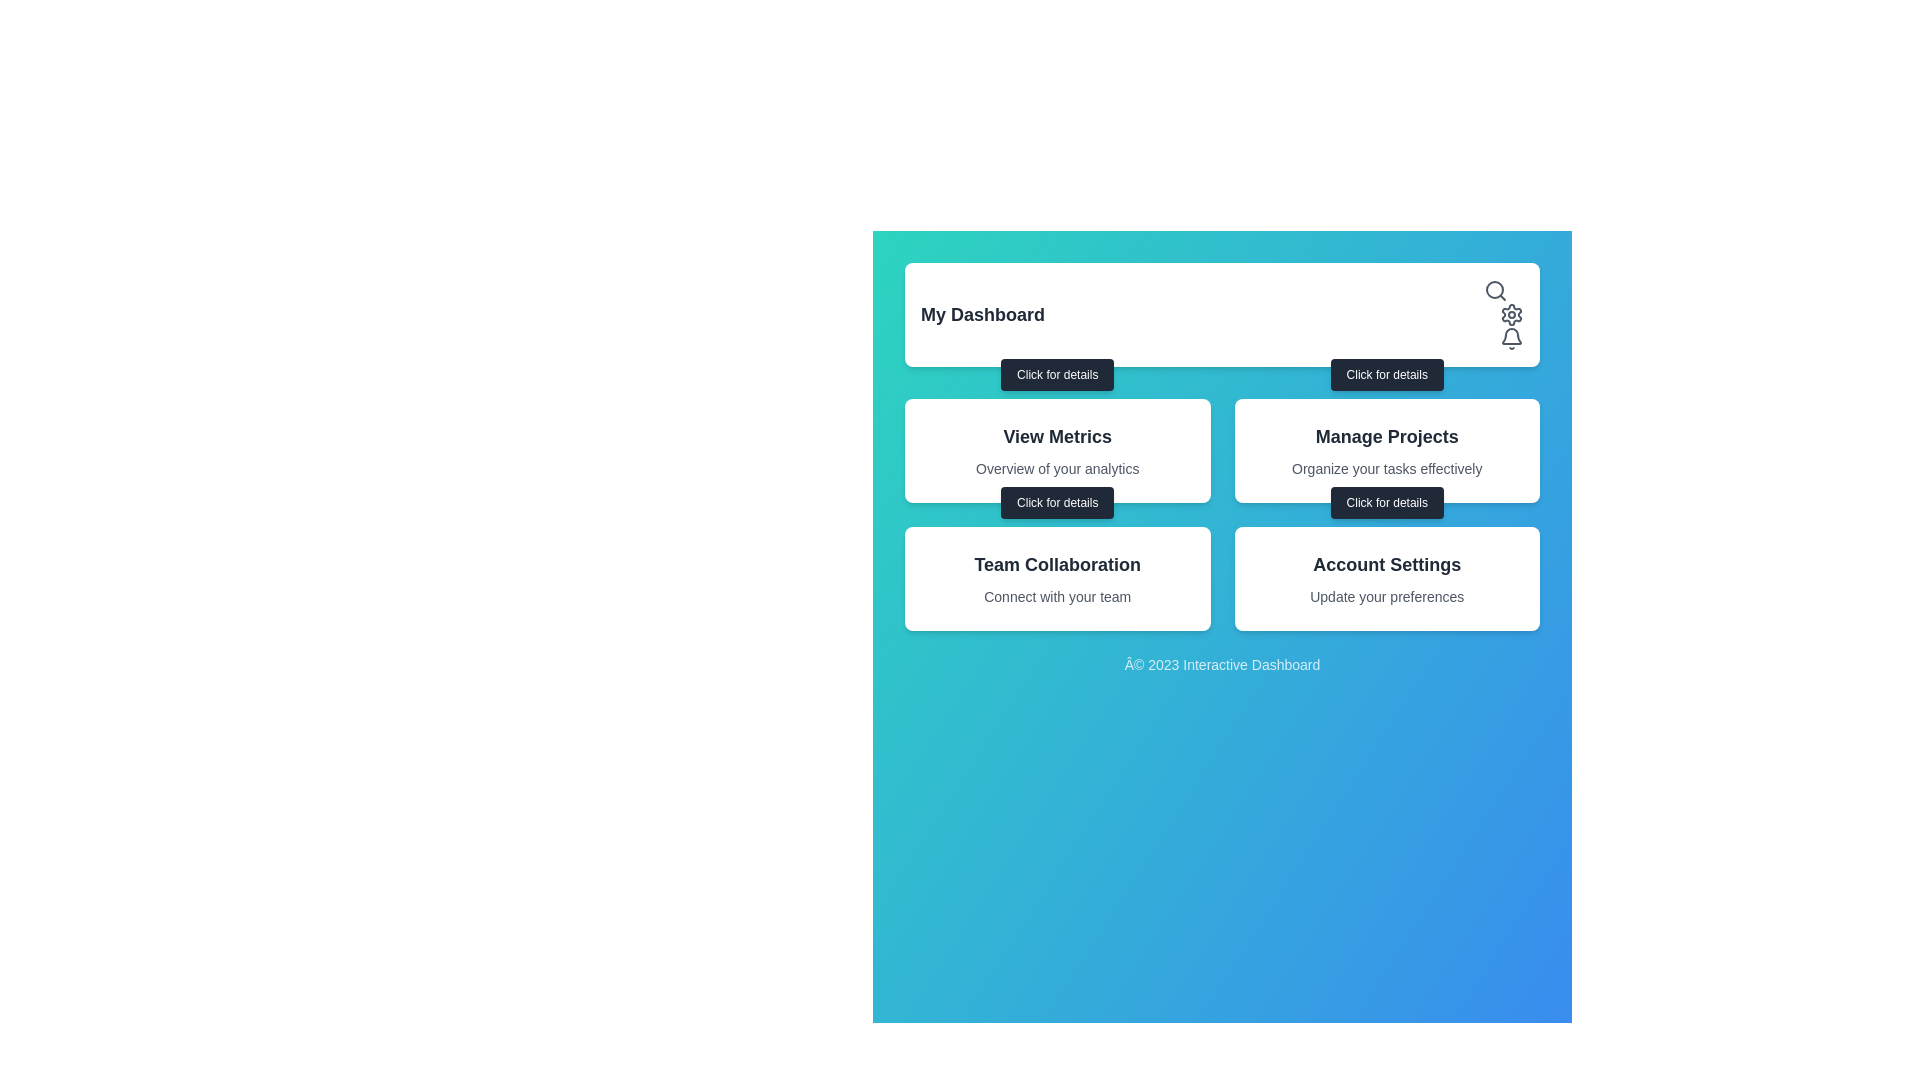  I want to click on the gear icon button located in the upper right section of the interface, so click(1512, 315).